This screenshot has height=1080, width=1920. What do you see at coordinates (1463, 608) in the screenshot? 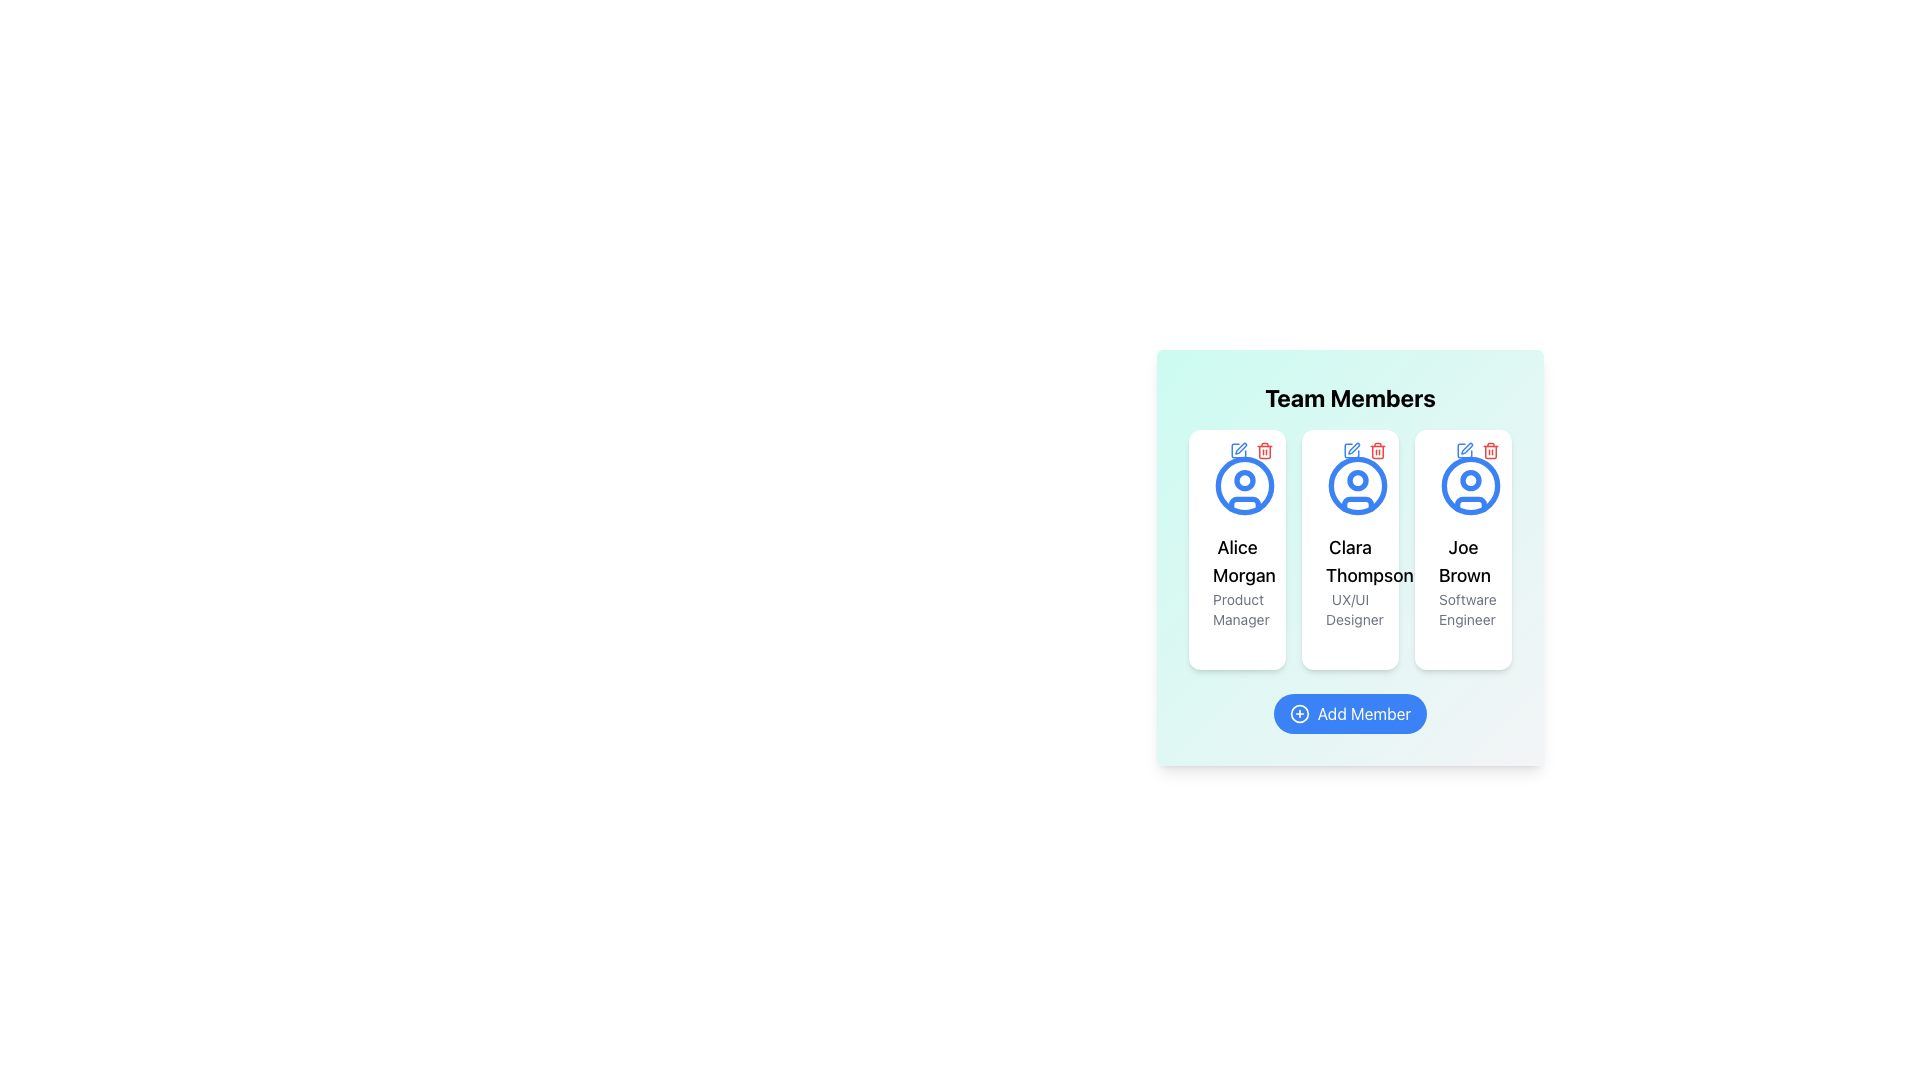
I see `the static text label indicating the role or job title associated with 'Joe Brown', located in the bottom-center section of the card below the text 'Joe Brown'` at bounding box center [1463, 608].